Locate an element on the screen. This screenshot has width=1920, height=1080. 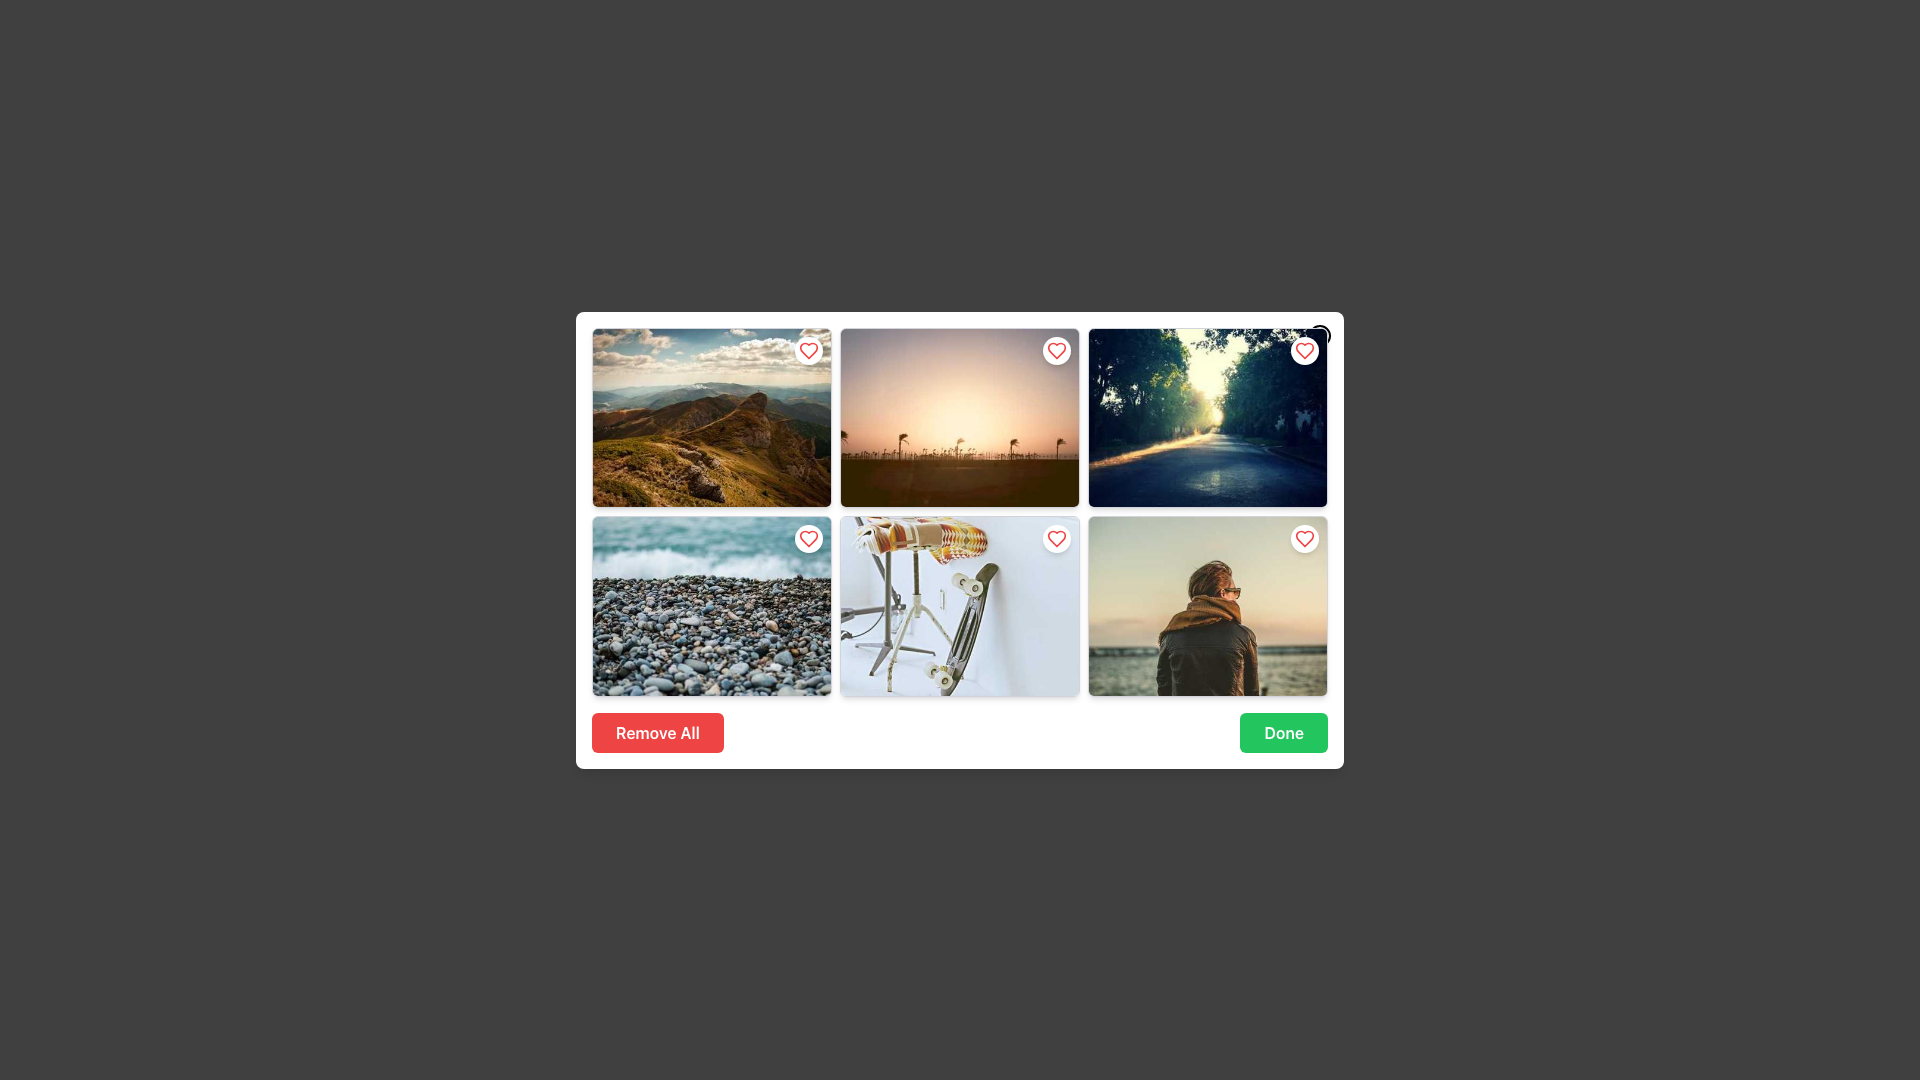
the image thumbnail featuring a scenic mountain landscape with a red heart icon overlay is located at coordinates (711, 415).